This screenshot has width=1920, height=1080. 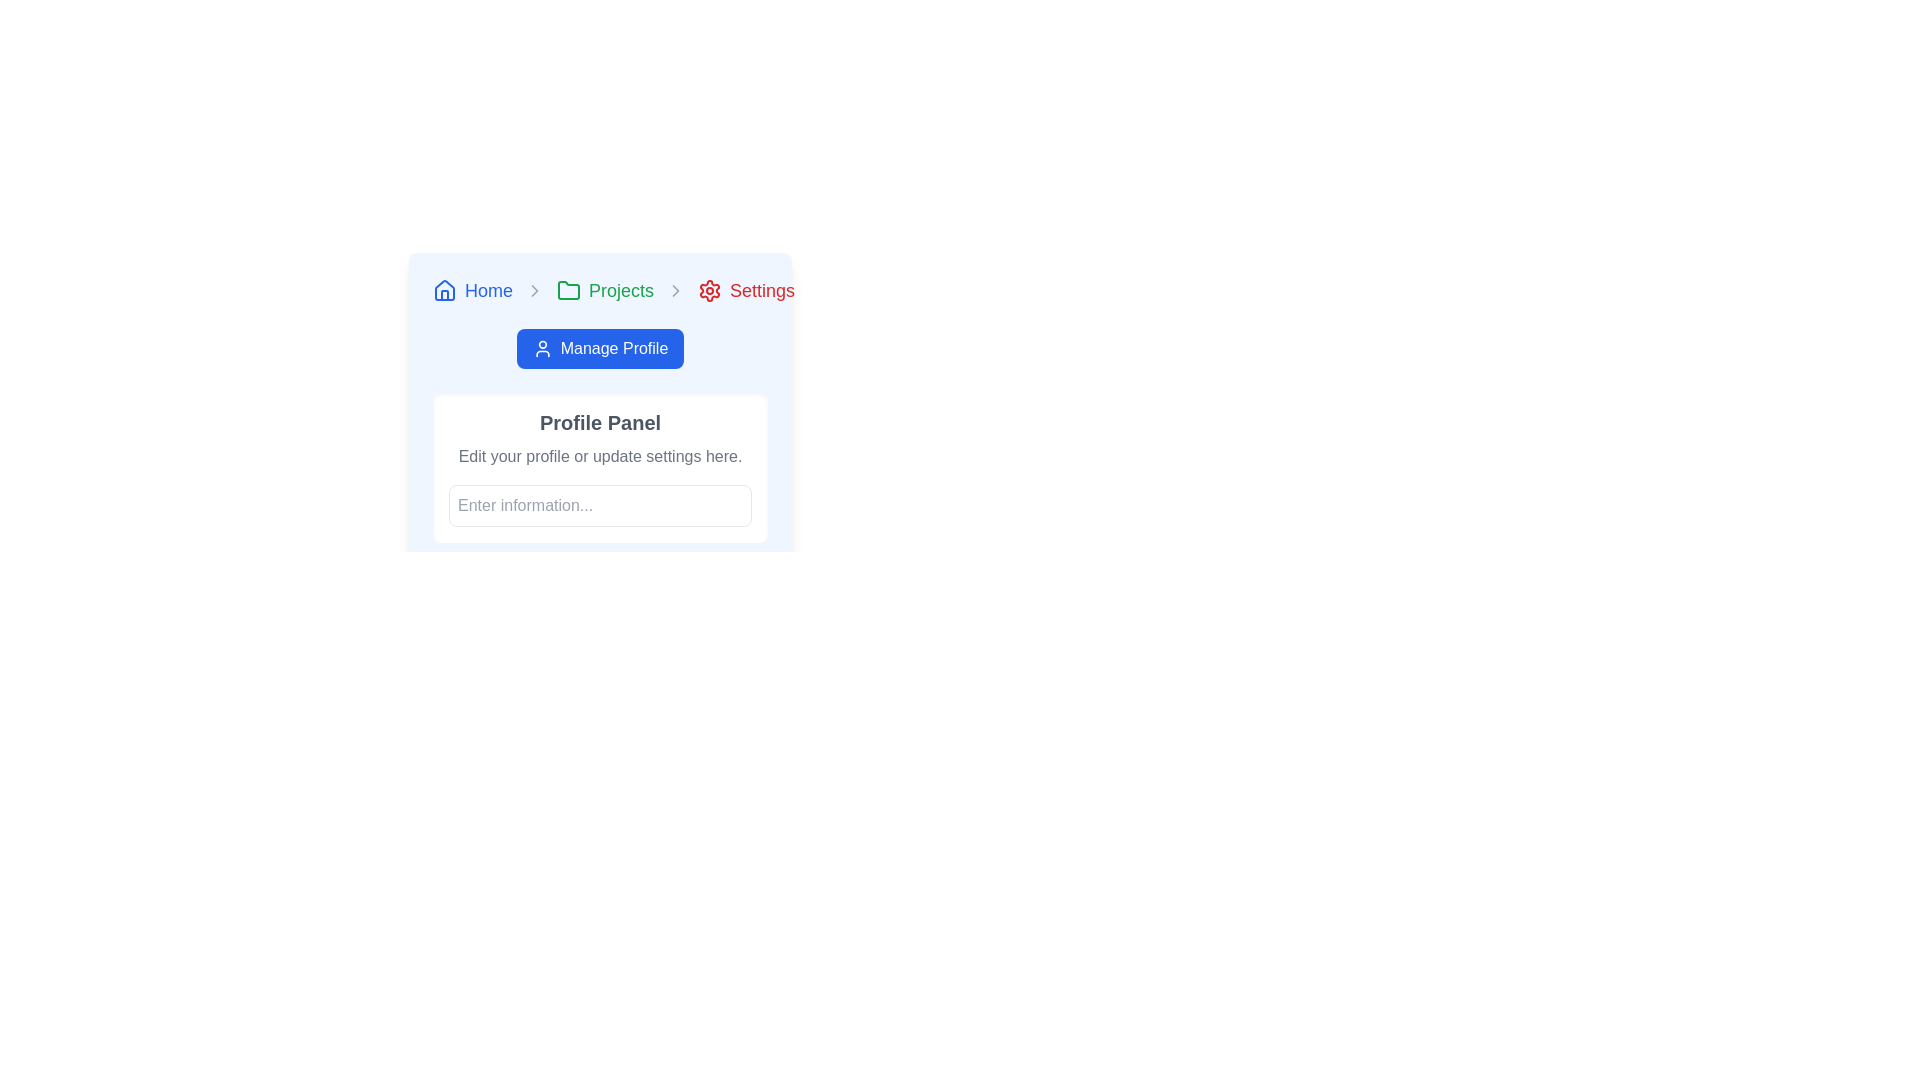 What do you see at coordinates (604, 290) in the screenshot?
I see `the 'Projects' link in the breadcrumb navigation bar` at bounding box center [604, 290].